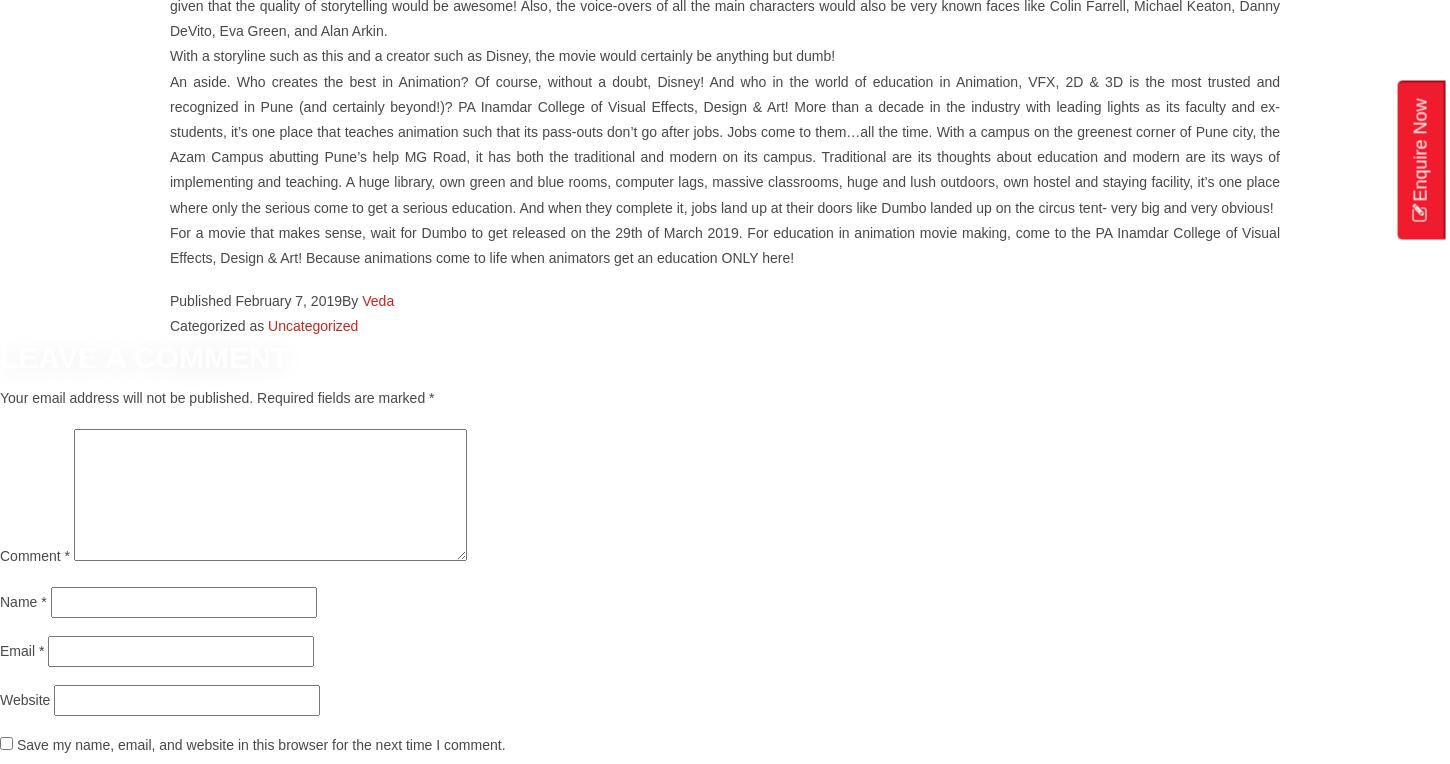 The height and width of the screenshot is (764, 1450). I want to click on 'With a storyline such as this and a creator such as Disney, the movie would certainly be anything but dumb!', so click(502, 56).